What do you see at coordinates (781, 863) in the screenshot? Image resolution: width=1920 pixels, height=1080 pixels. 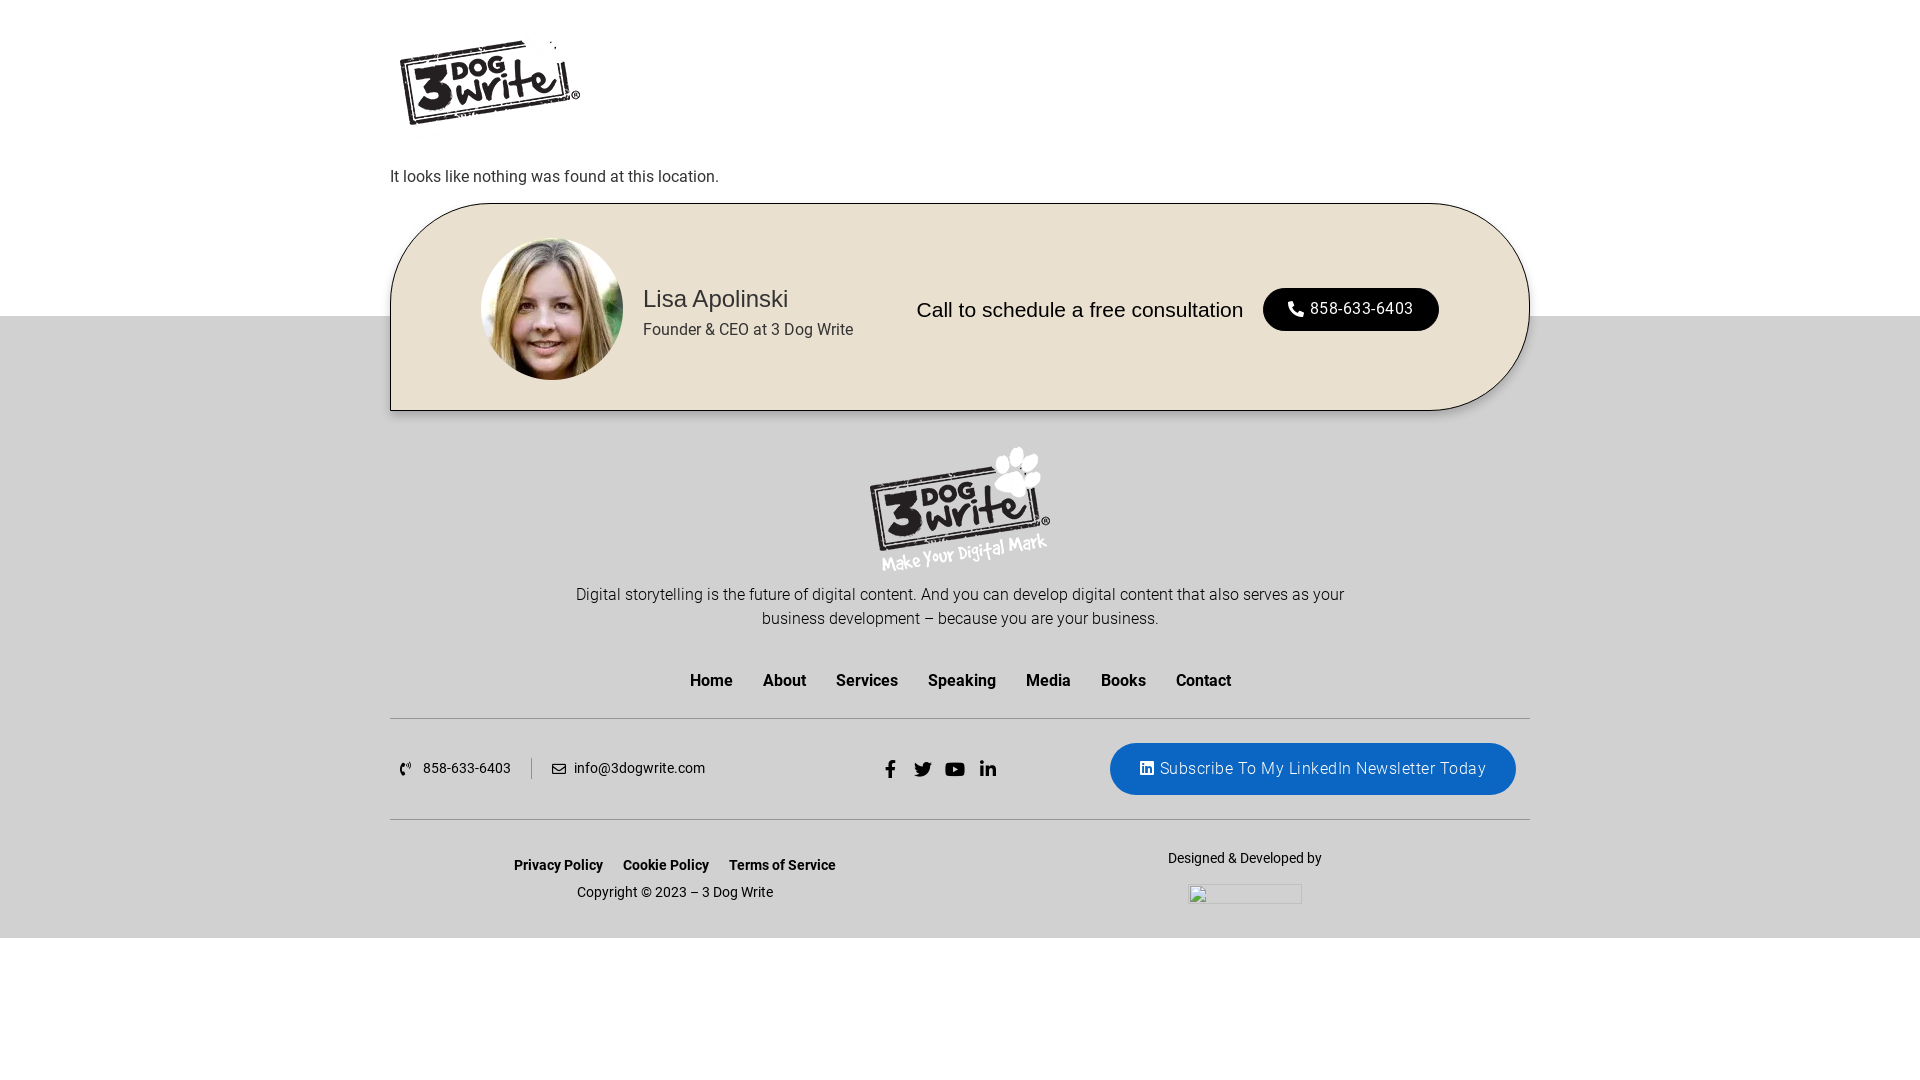 I see `'Terms of Service'` at bounding box center [781, 863].